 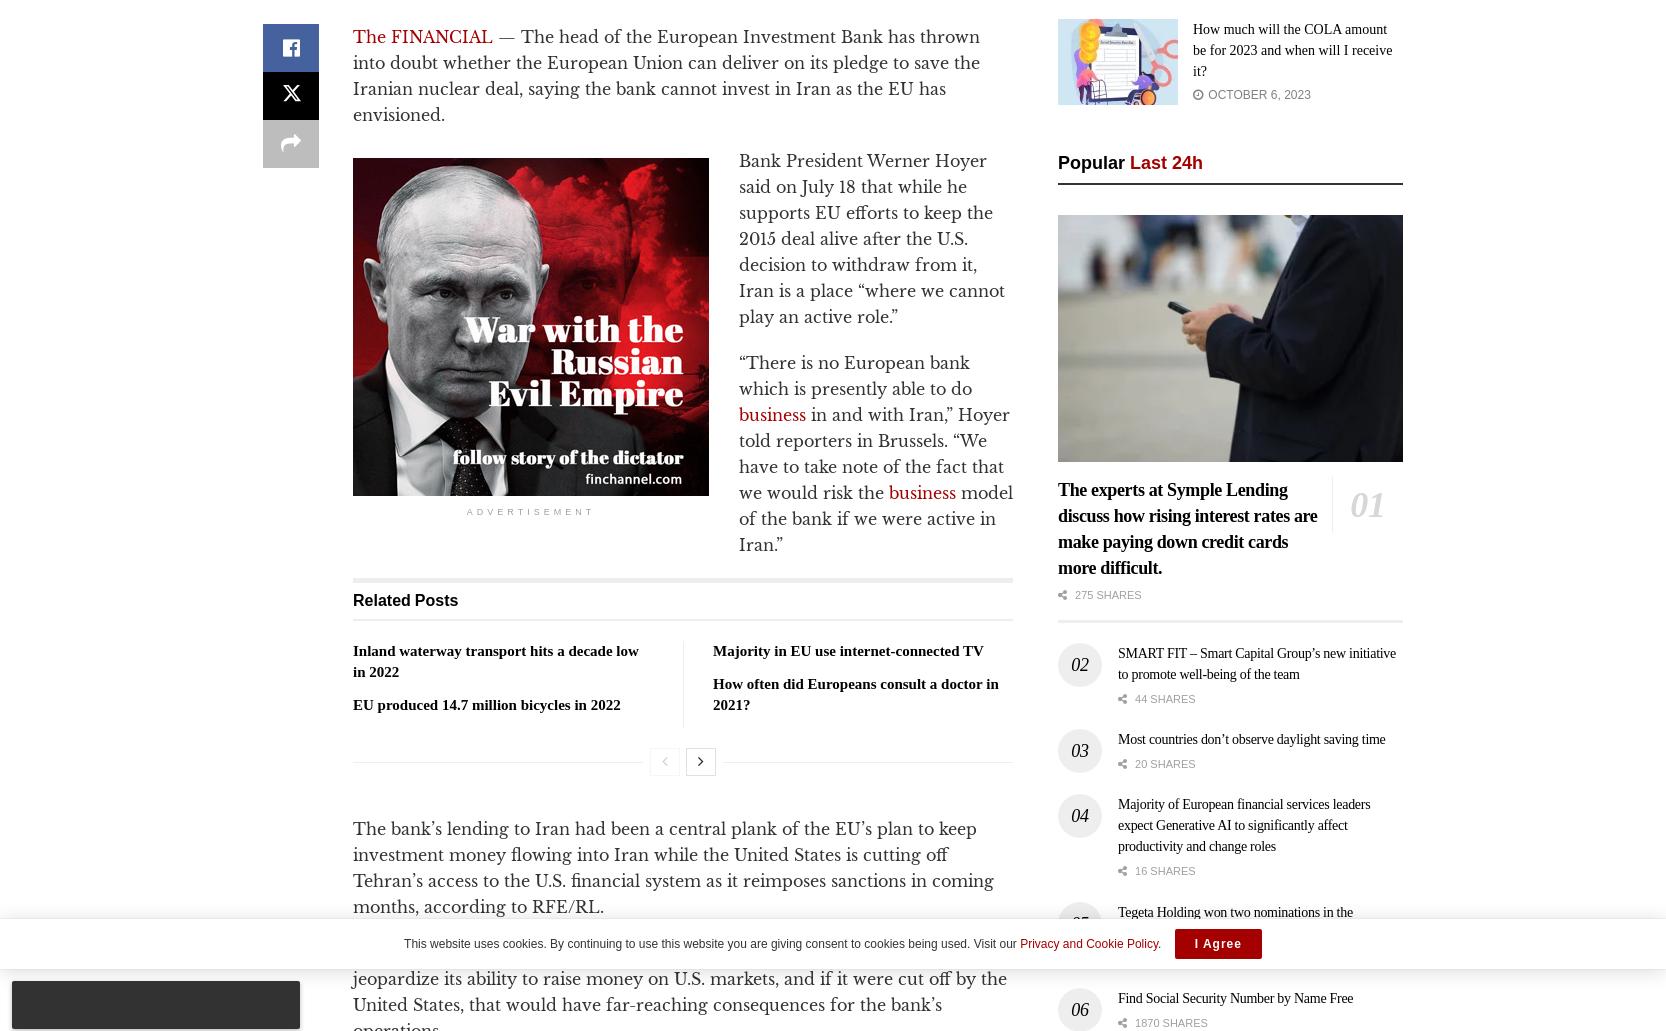 What do you see at coordinates (1118, 663) in the screenshot?
I see `'SMART FIT – Smart Capital Group’s new initiative to promote well-being of the team'` at bounding box center [1118, 663].